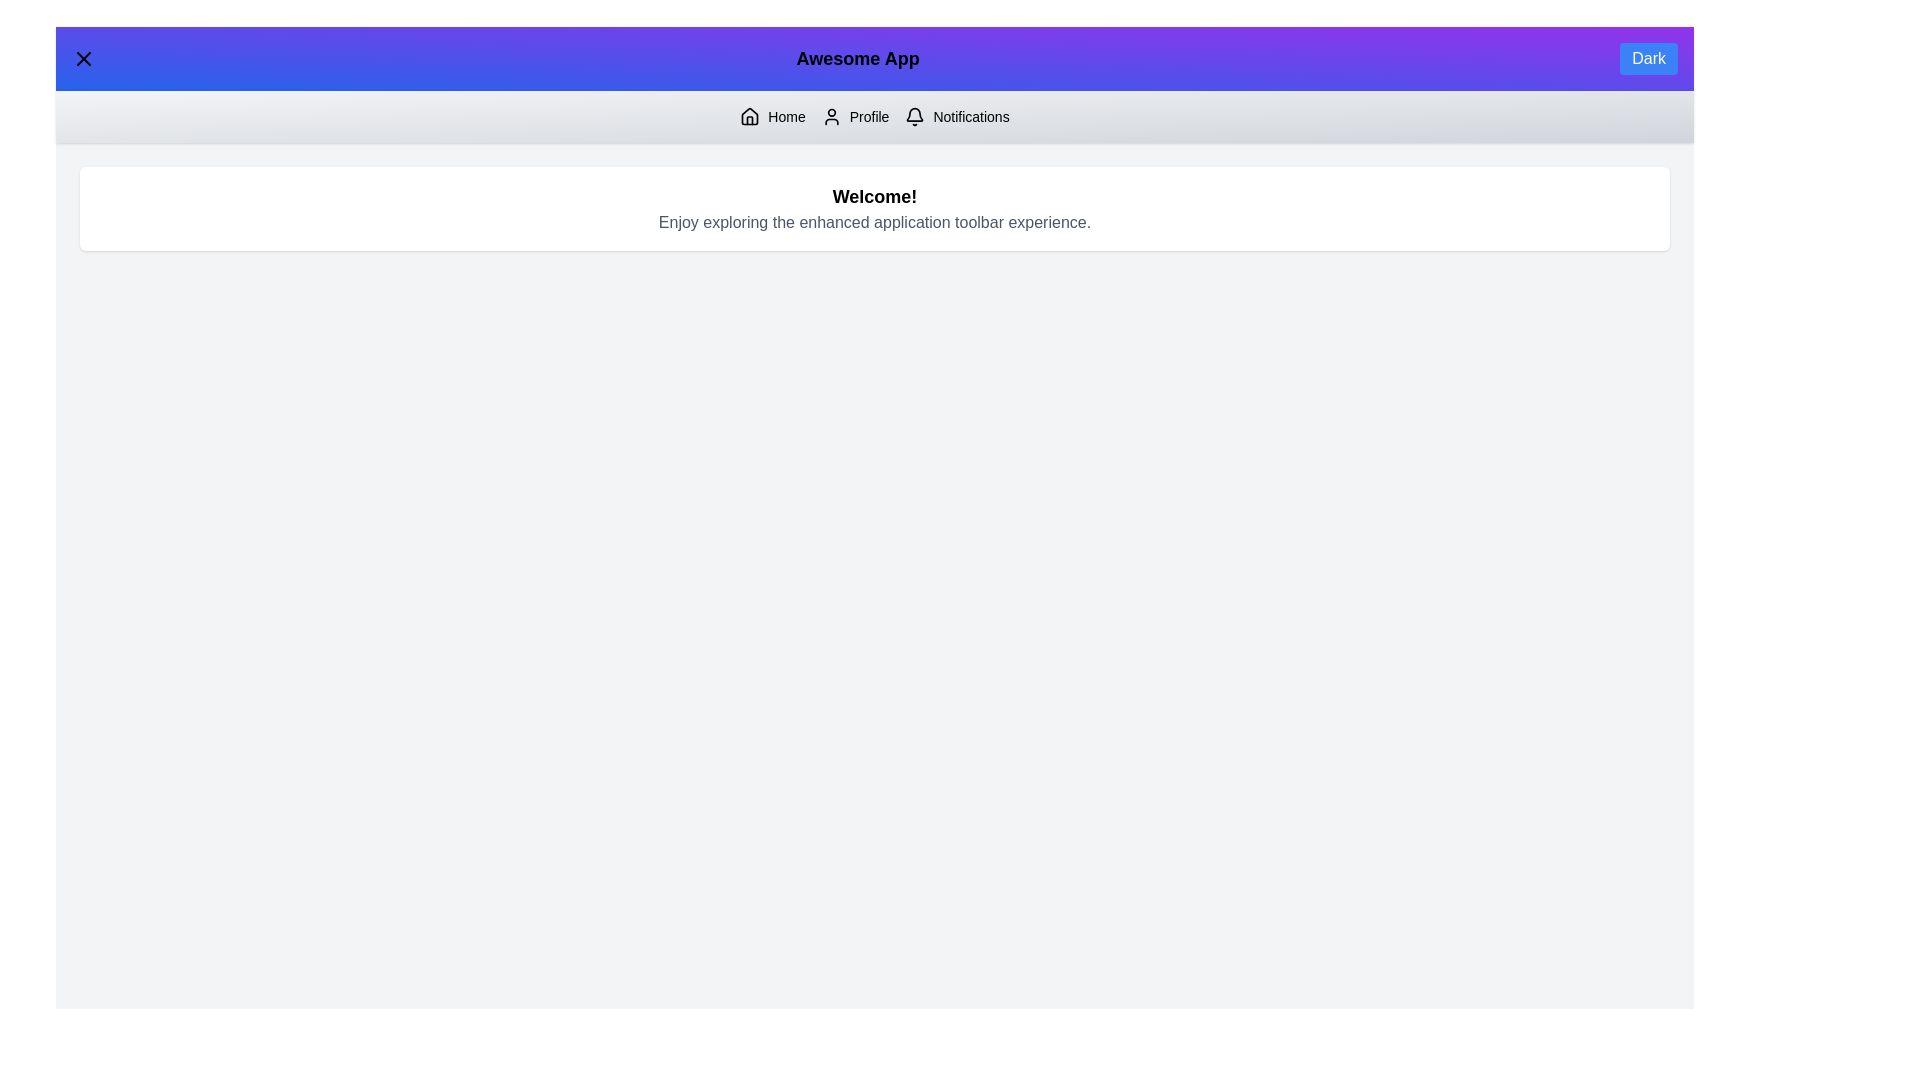  I want to click on the welcome text displayed in the center of the component, so click(874, 196).